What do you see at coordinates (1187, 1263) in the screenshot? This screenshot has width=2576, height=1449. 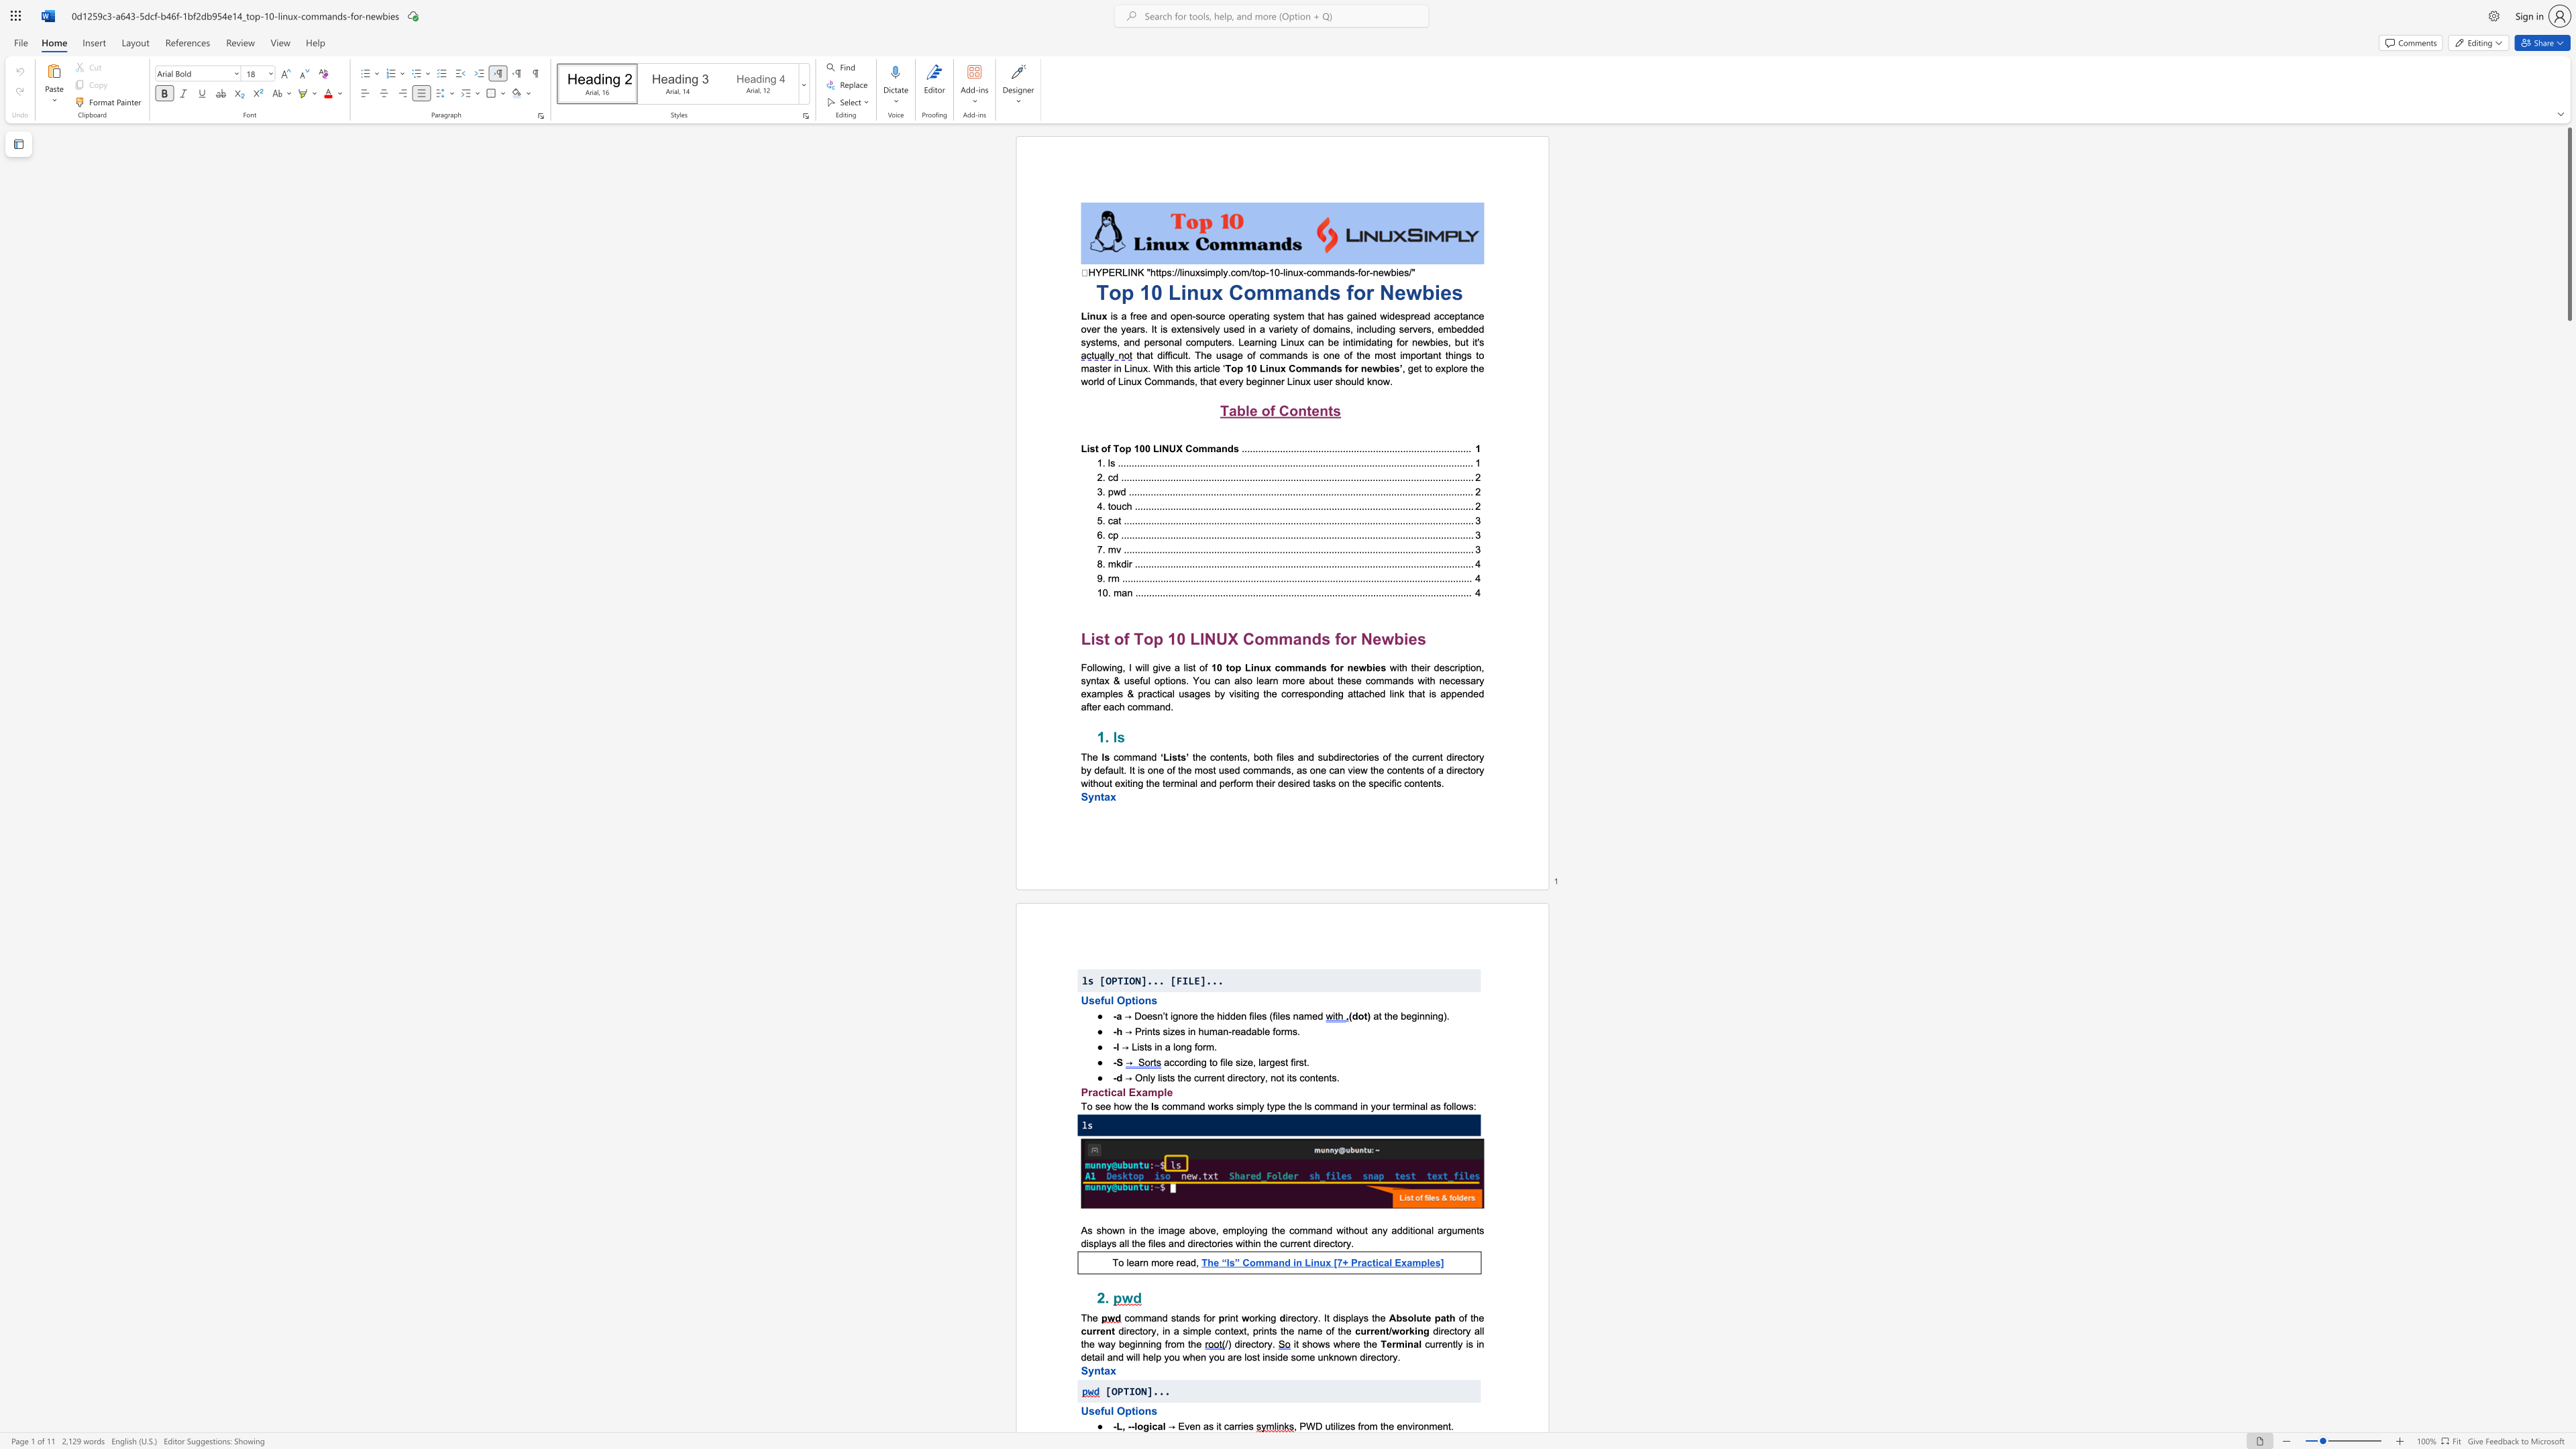 I see `the 2th character "a" in the text` at bounding box center [1187, 1263].